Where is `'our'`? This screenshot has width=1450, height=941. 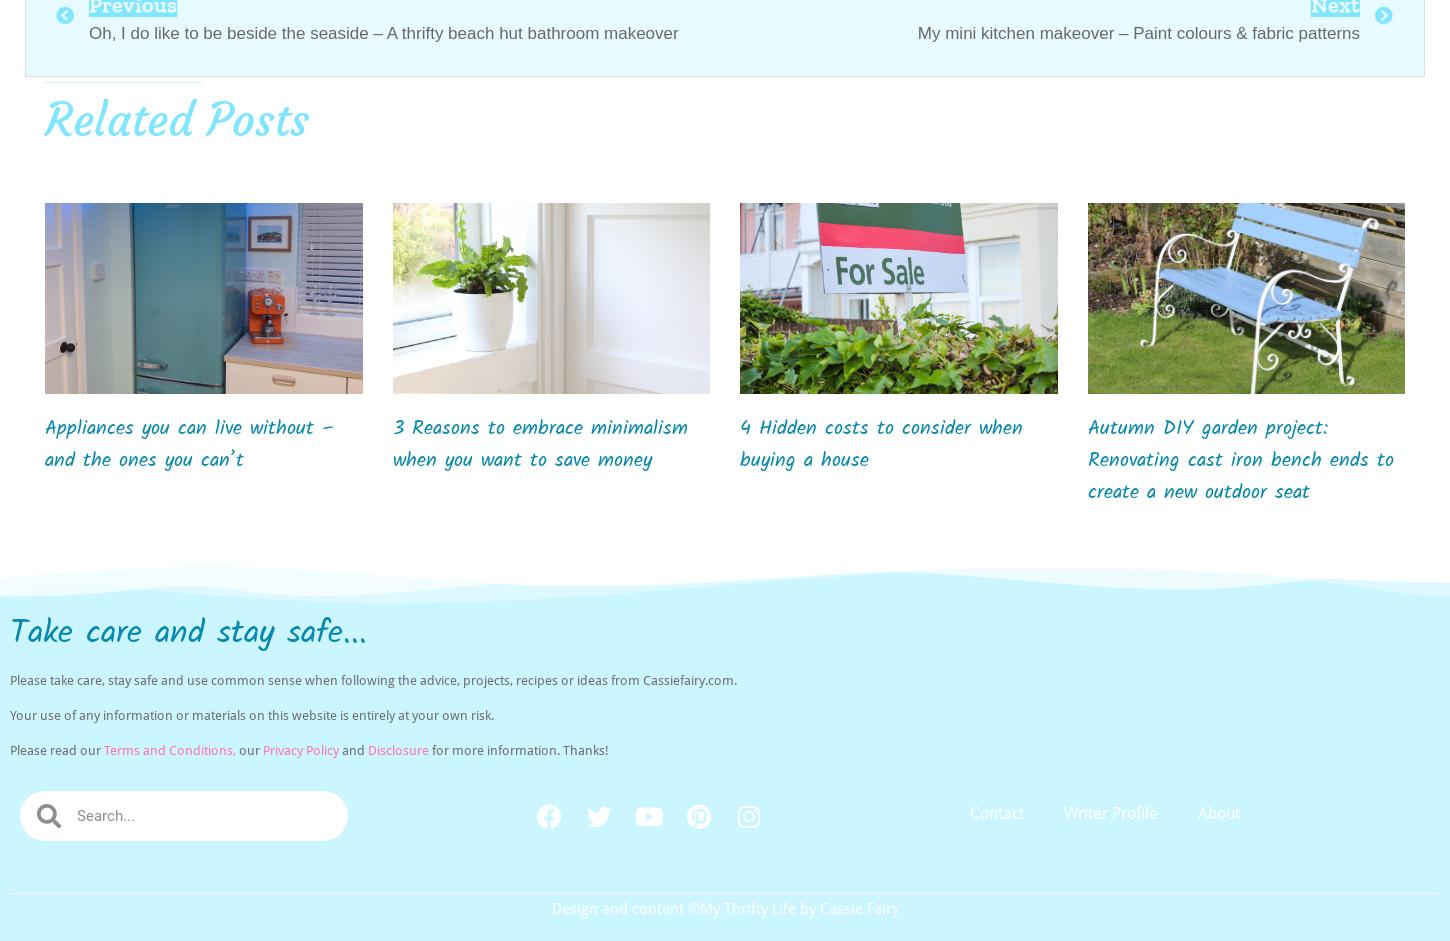
'our' is located at coordinates (249, 749).